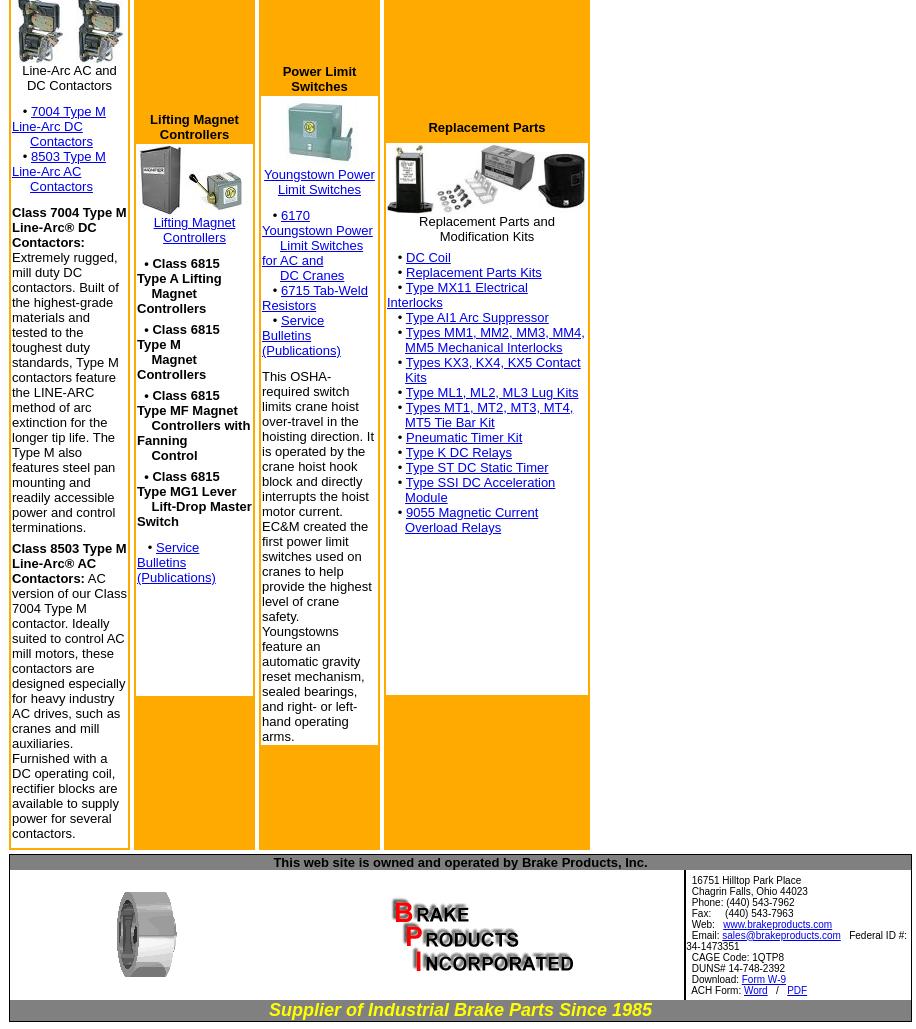  I want to click on 'Type AI1 Arc Suppressor', so click(403, 317).